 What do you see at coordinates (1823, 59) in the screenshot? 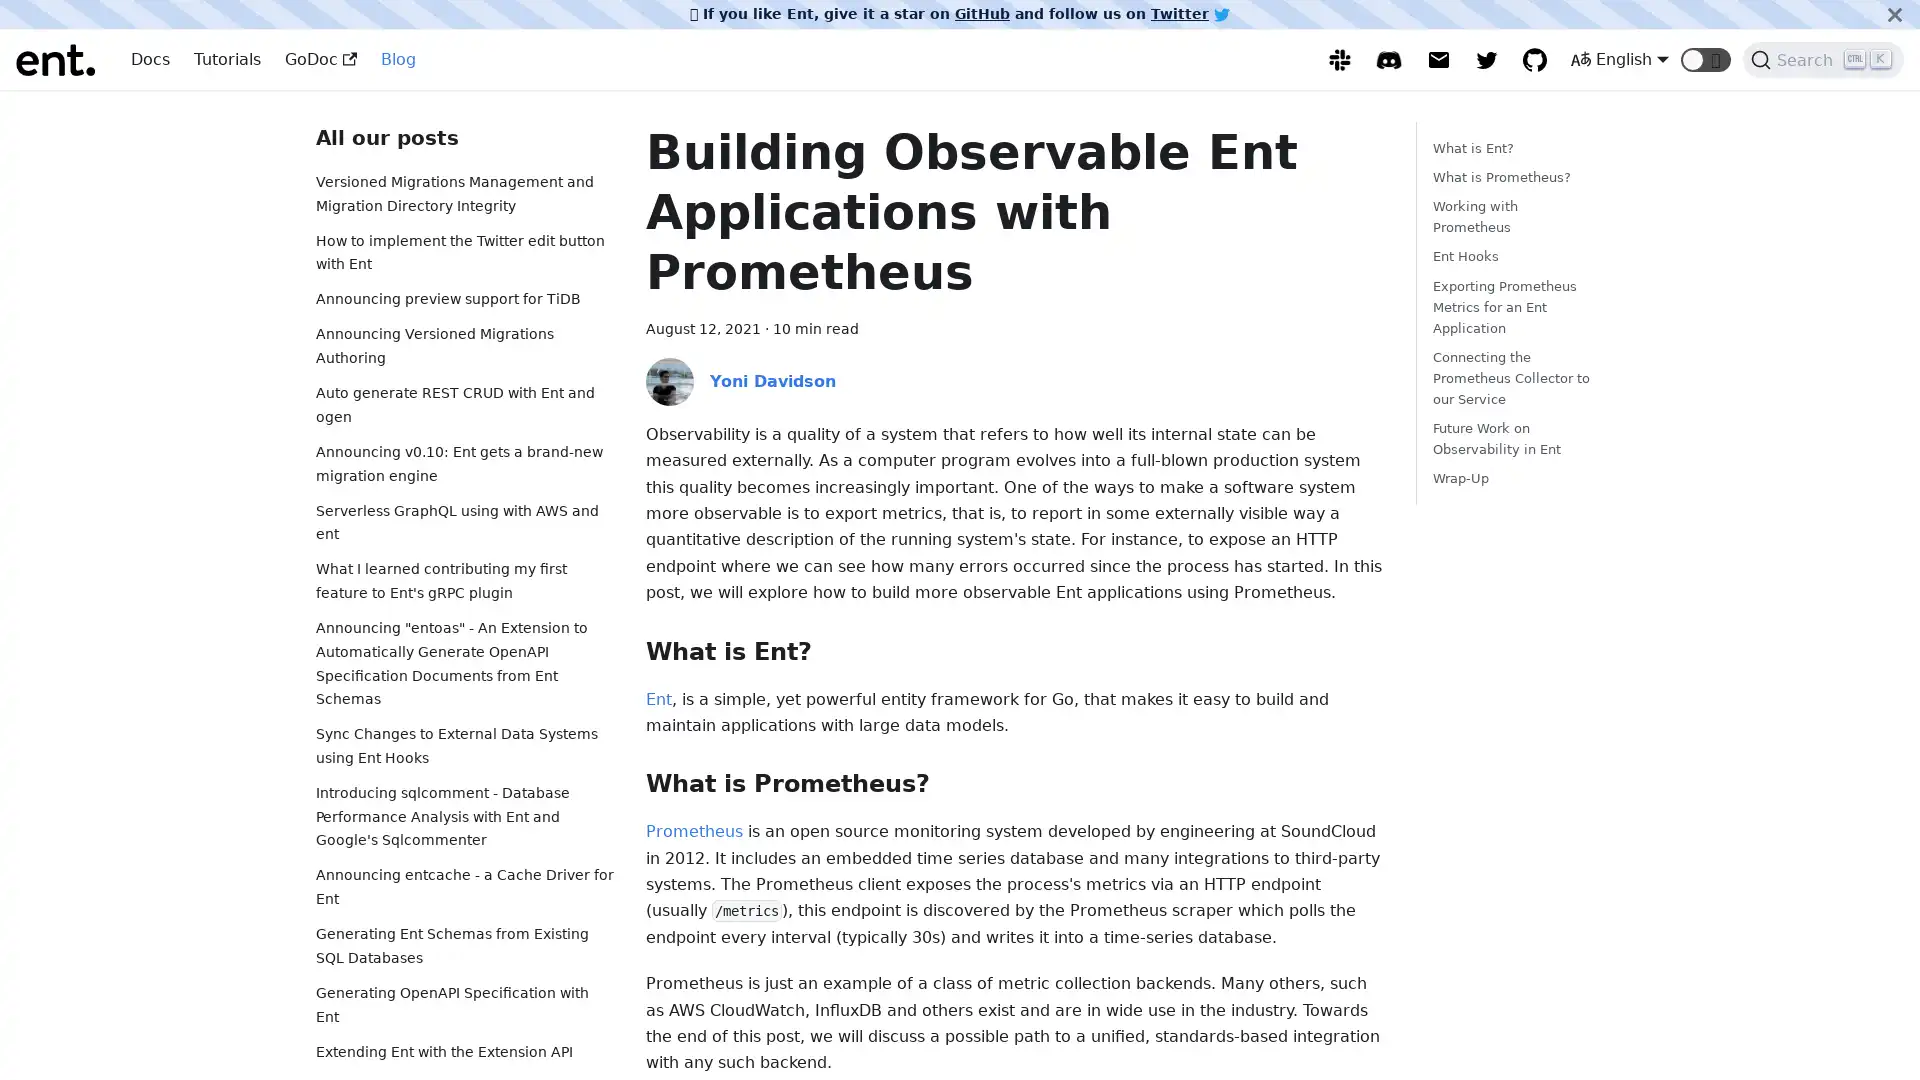
I see `Search` at bounding box center [1823, 59].